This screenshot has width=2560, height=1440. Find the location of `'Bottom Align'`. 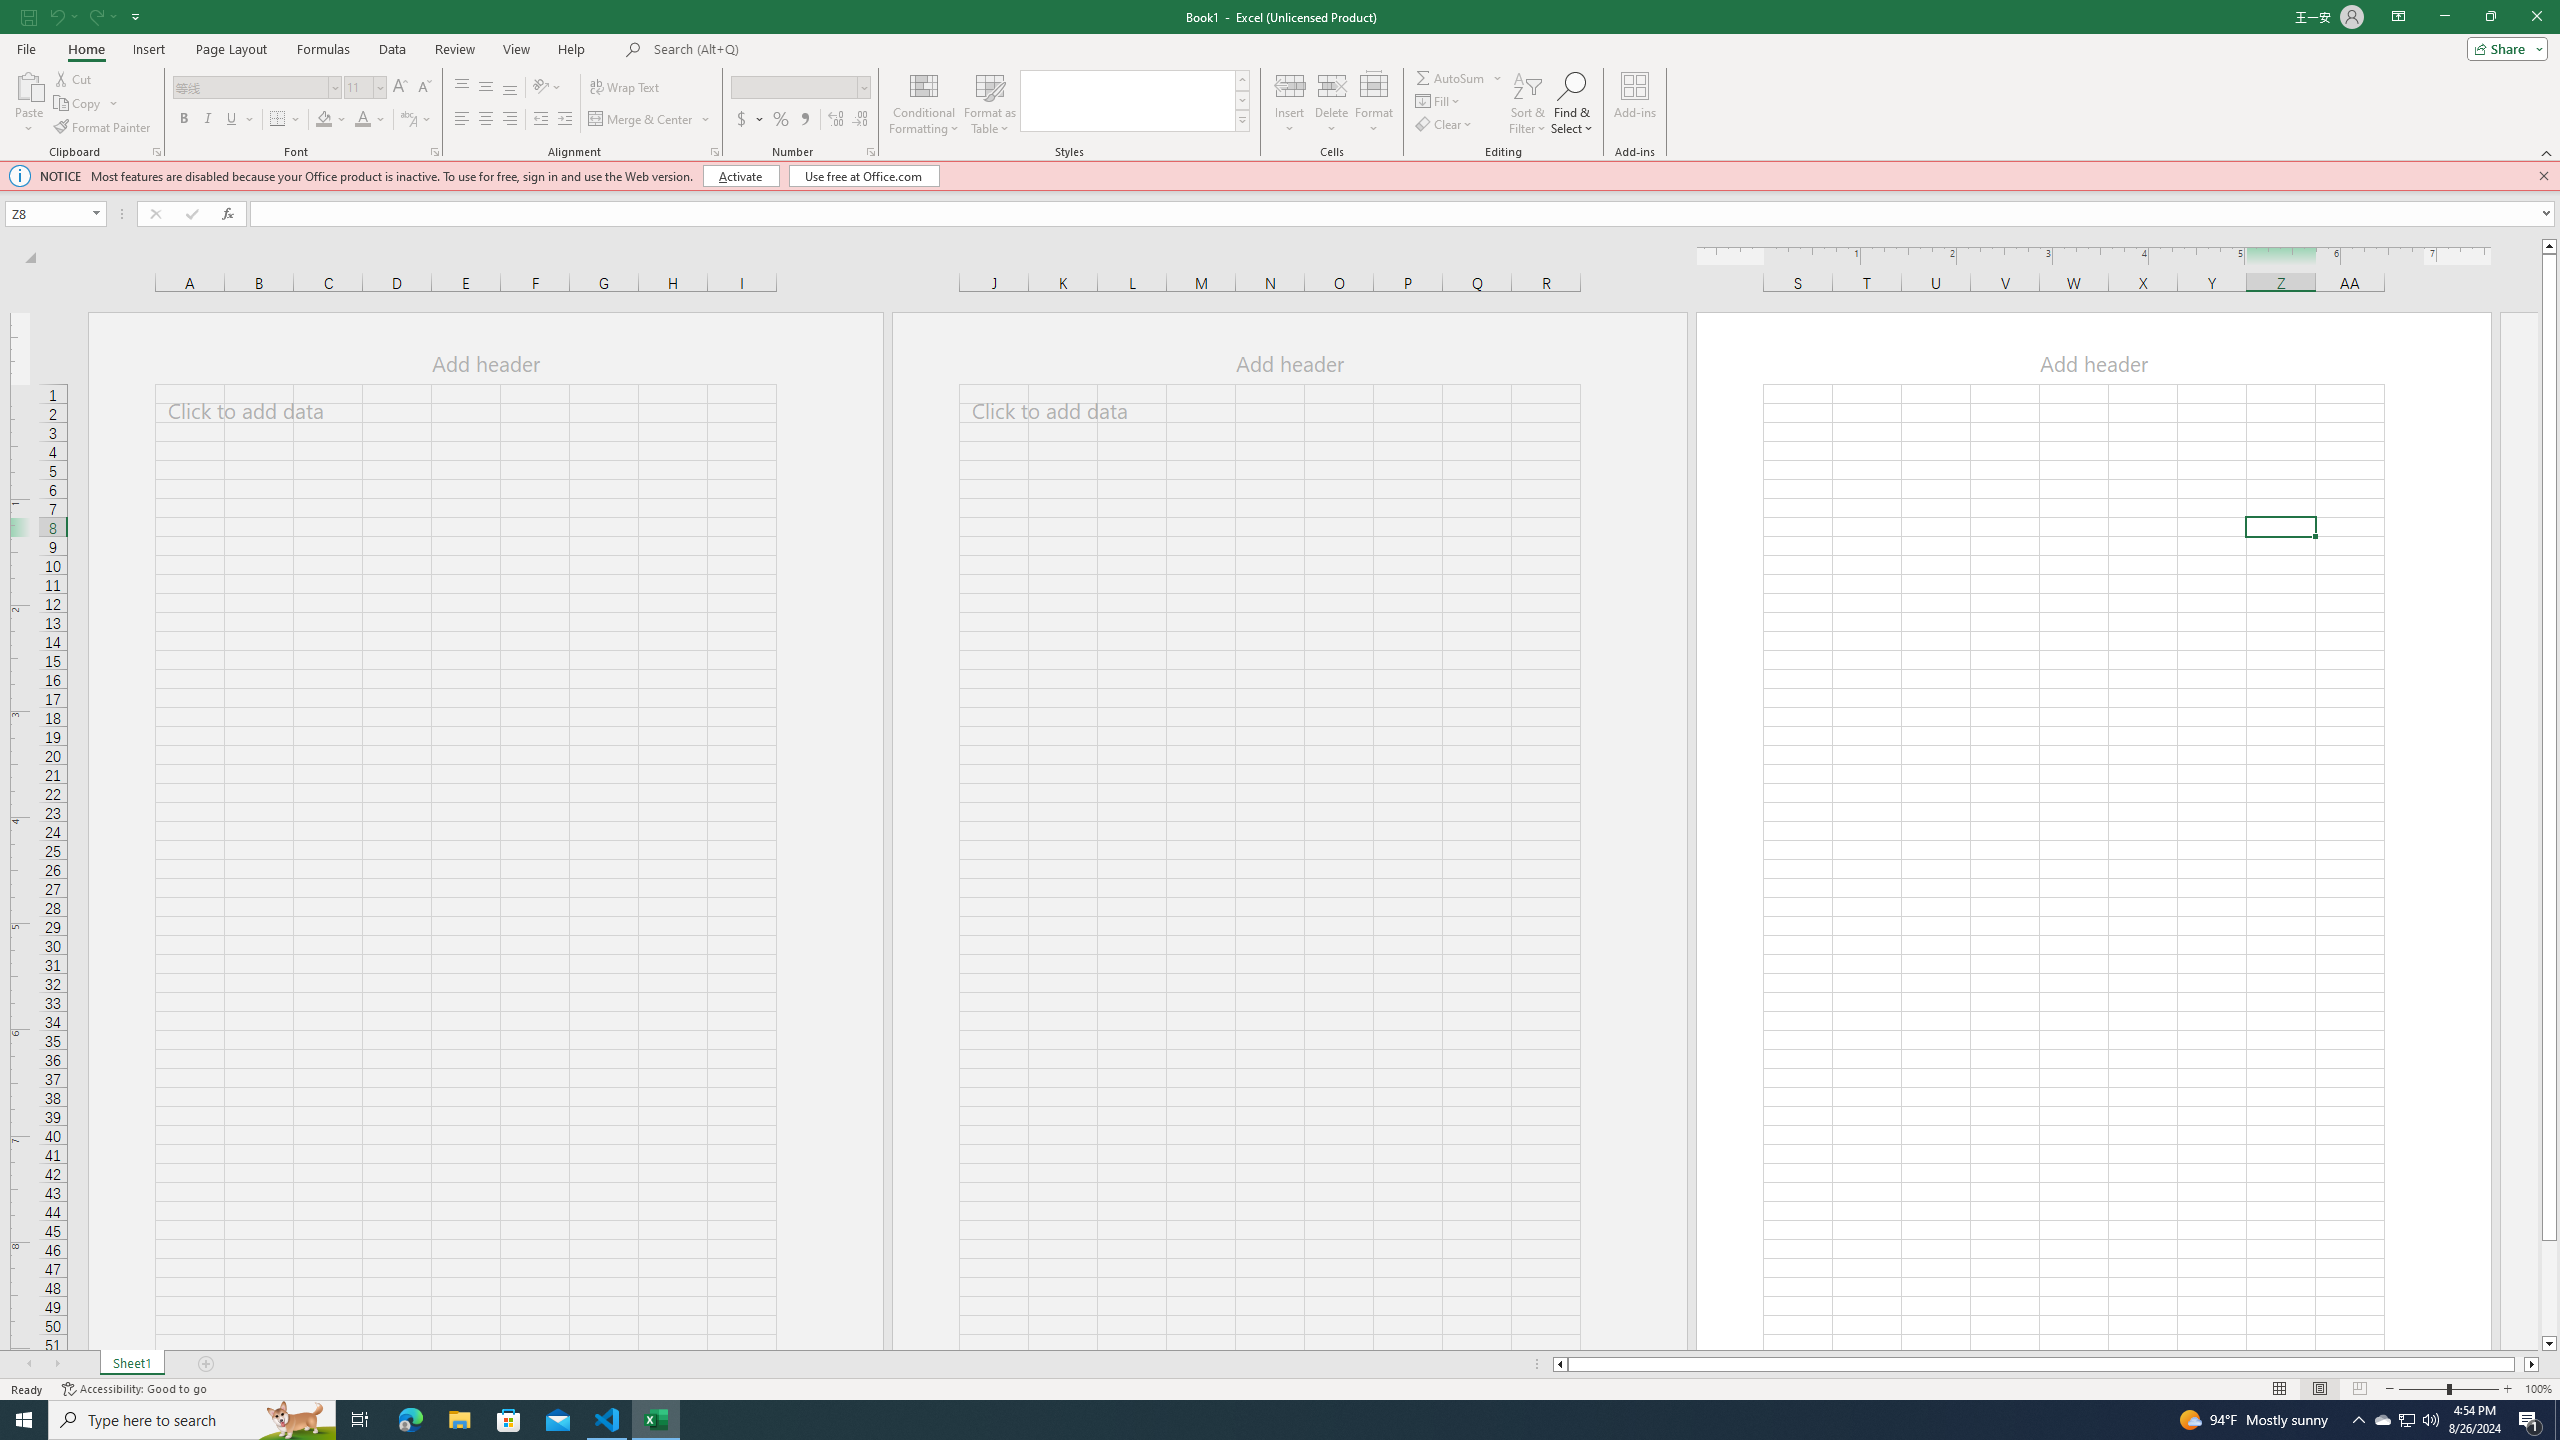

'Bottom Align' is located at coordinates (509, 87).